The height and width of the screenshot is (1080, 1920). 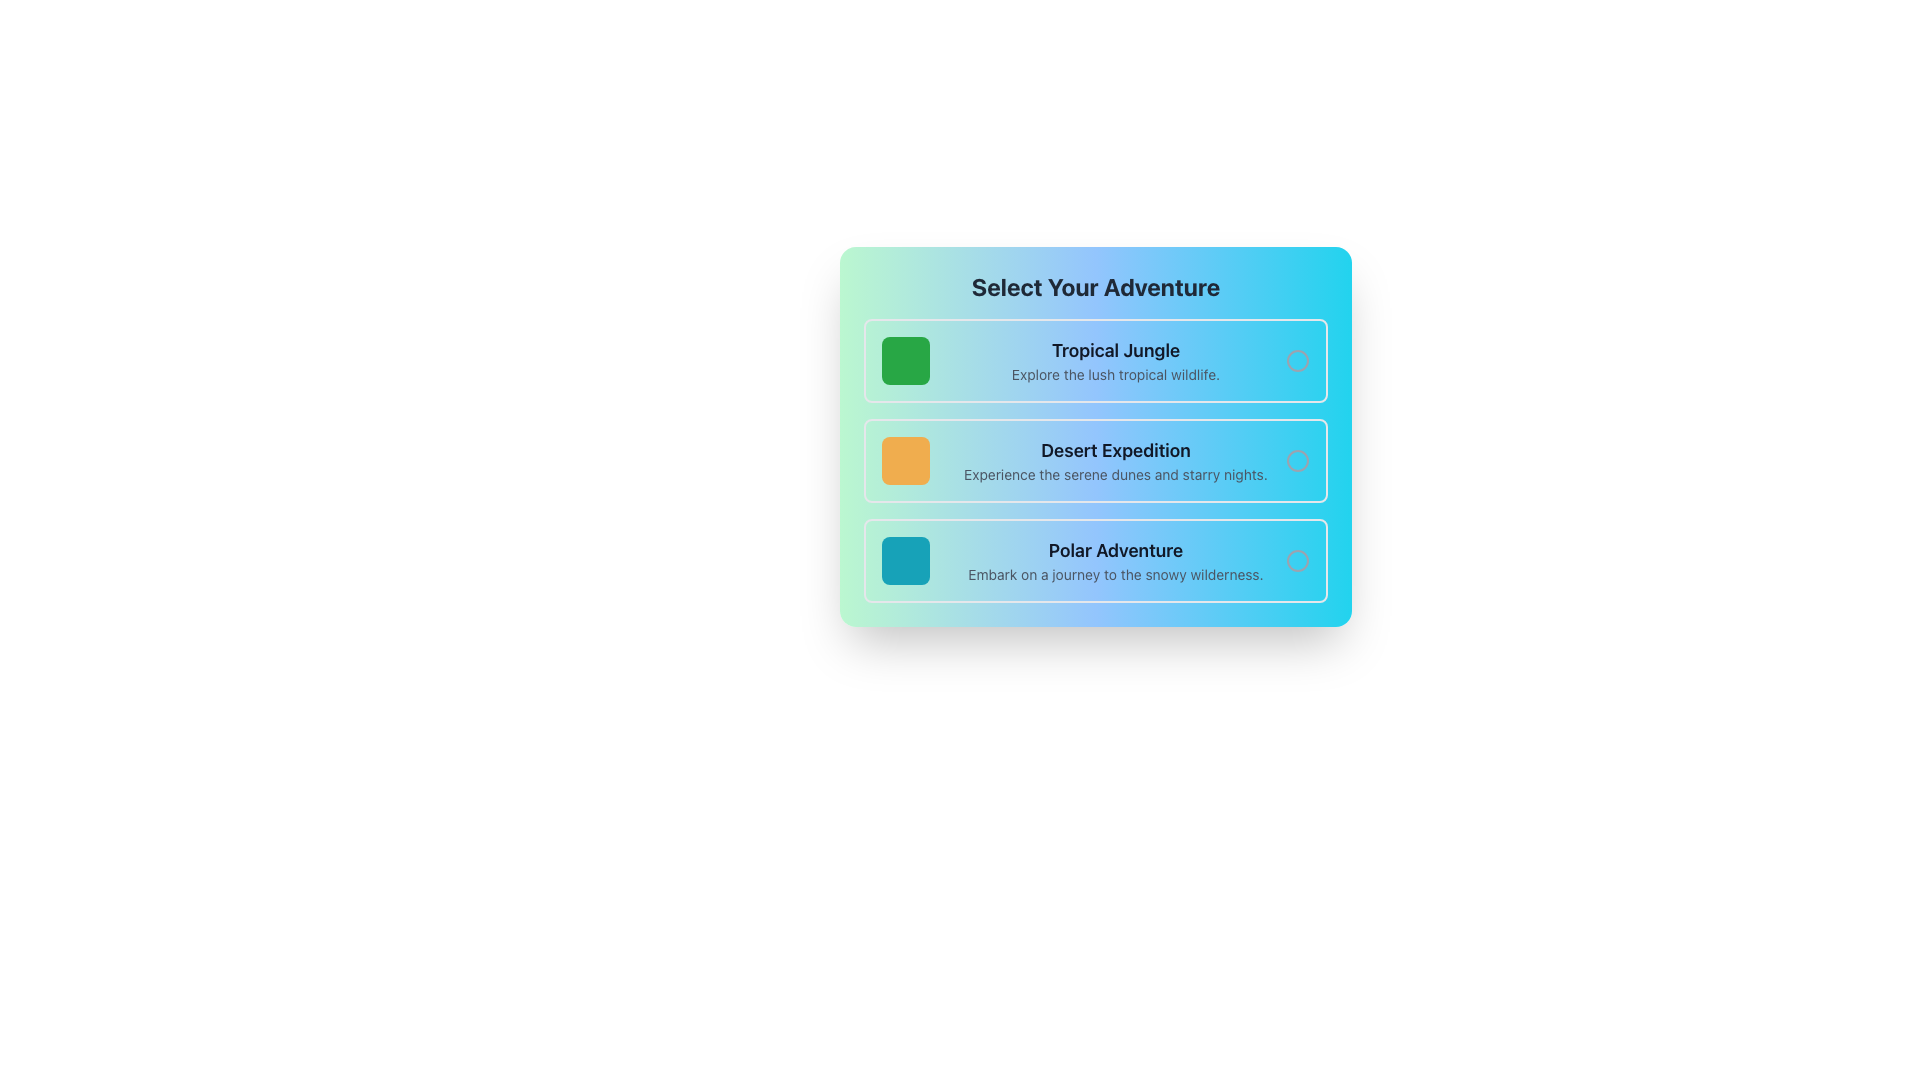 I want to click on the radio button associated with the 'Desert Expedition' selection option, so click(x=1297, y=461).